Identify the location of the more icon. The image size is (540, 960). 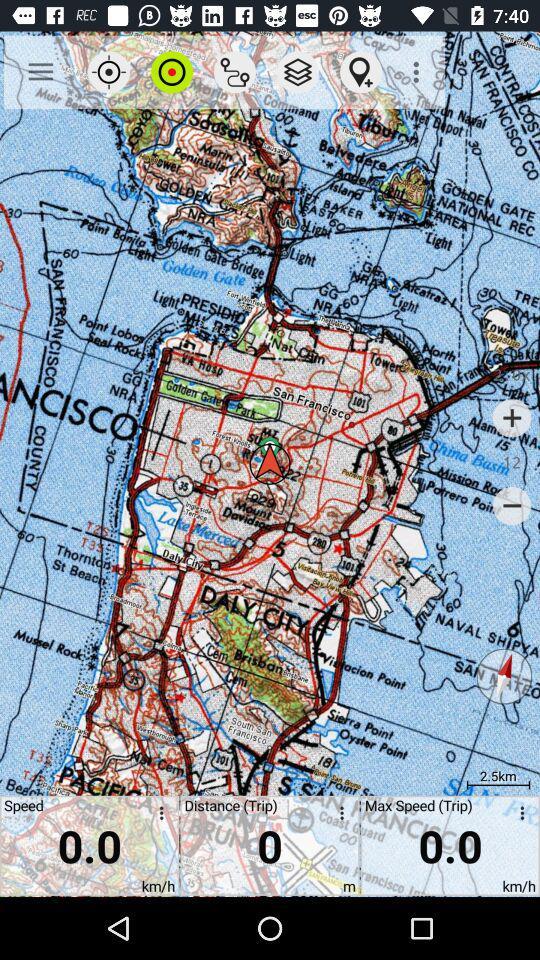
(518, 816).